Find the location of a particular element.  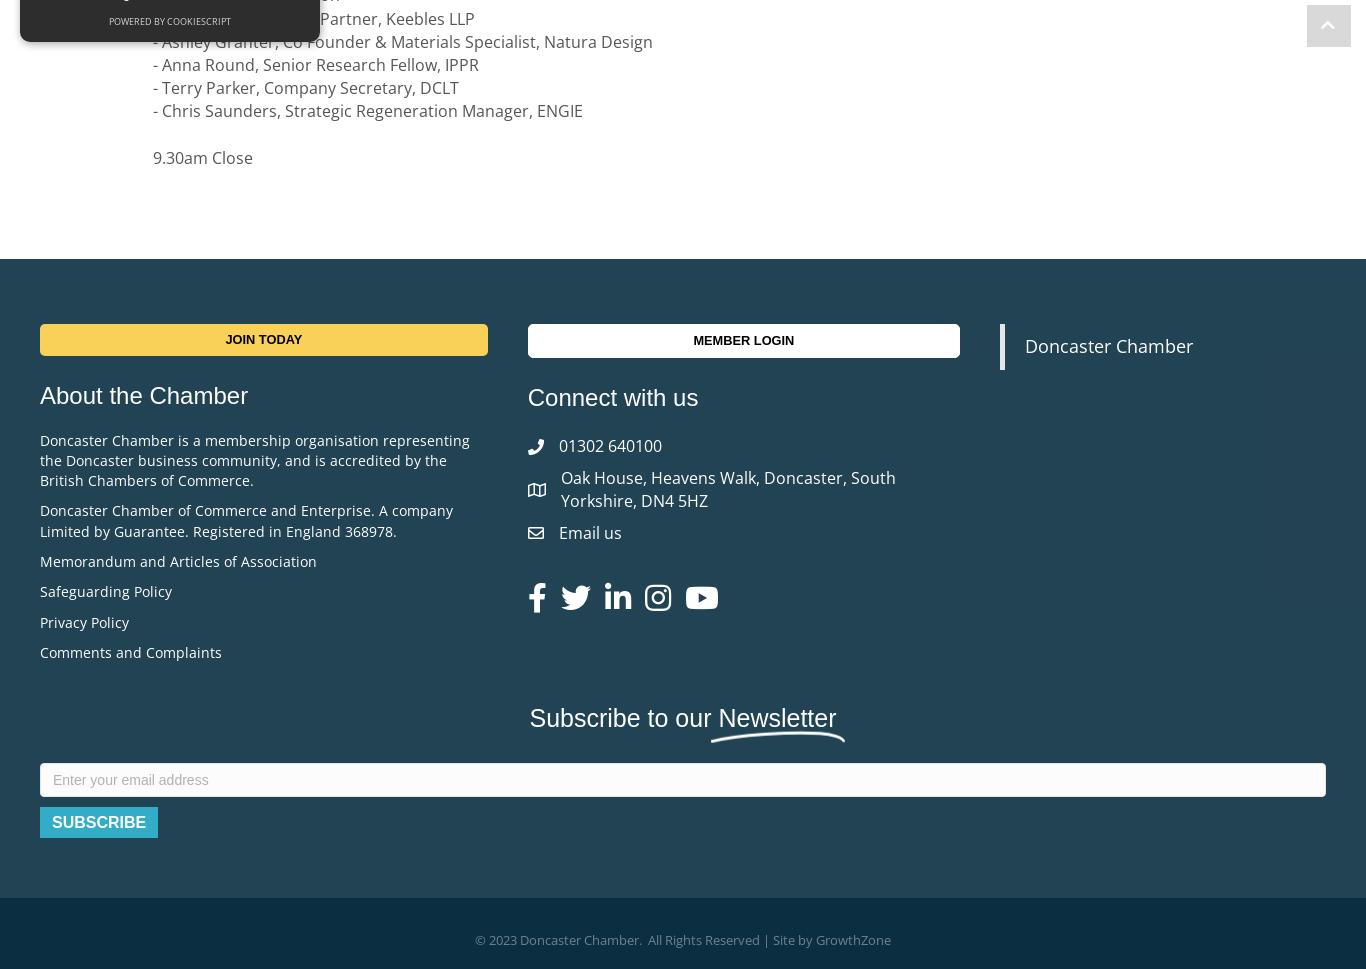

'- Michele Wightmann, Partner, Keebles LLP' is located at coordinates (314, 18).